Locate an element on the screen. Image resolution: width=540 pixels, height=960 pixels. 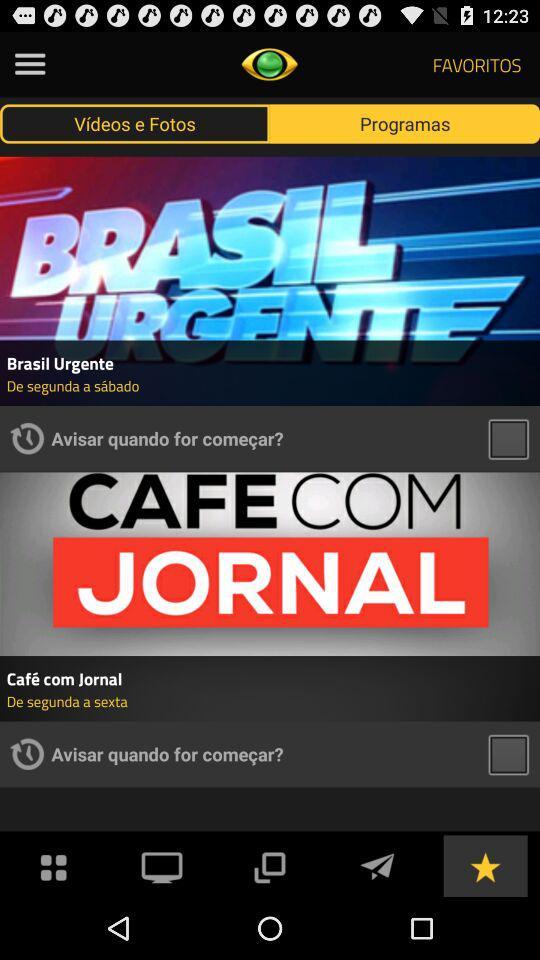
the icon to the left of avisar quando for app is located at coordinates (26, 753).